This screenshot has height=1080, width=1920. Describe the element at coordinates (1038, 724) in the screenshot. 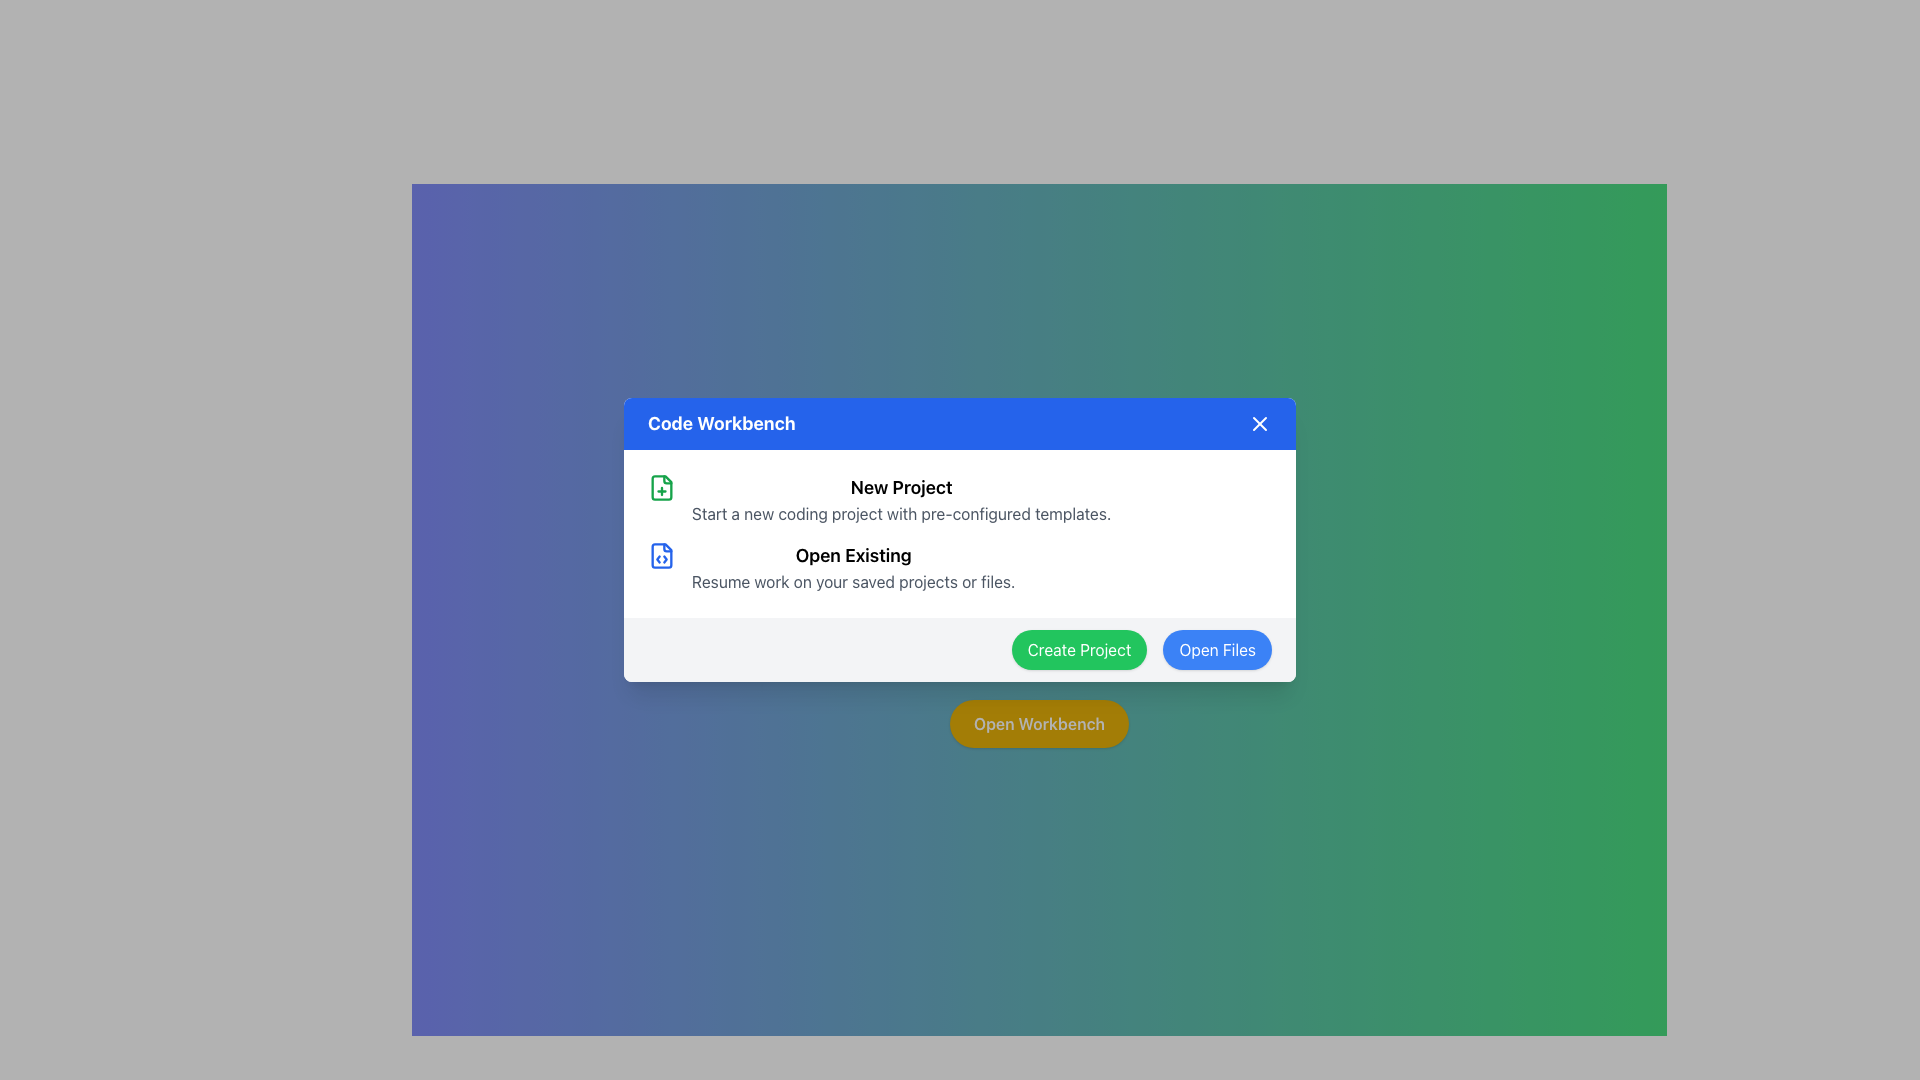

I see `the button located in the modal interface that navigates users to the workbench, positioned beneath the options for 'New Project' and 'Open Existing'` at that location.